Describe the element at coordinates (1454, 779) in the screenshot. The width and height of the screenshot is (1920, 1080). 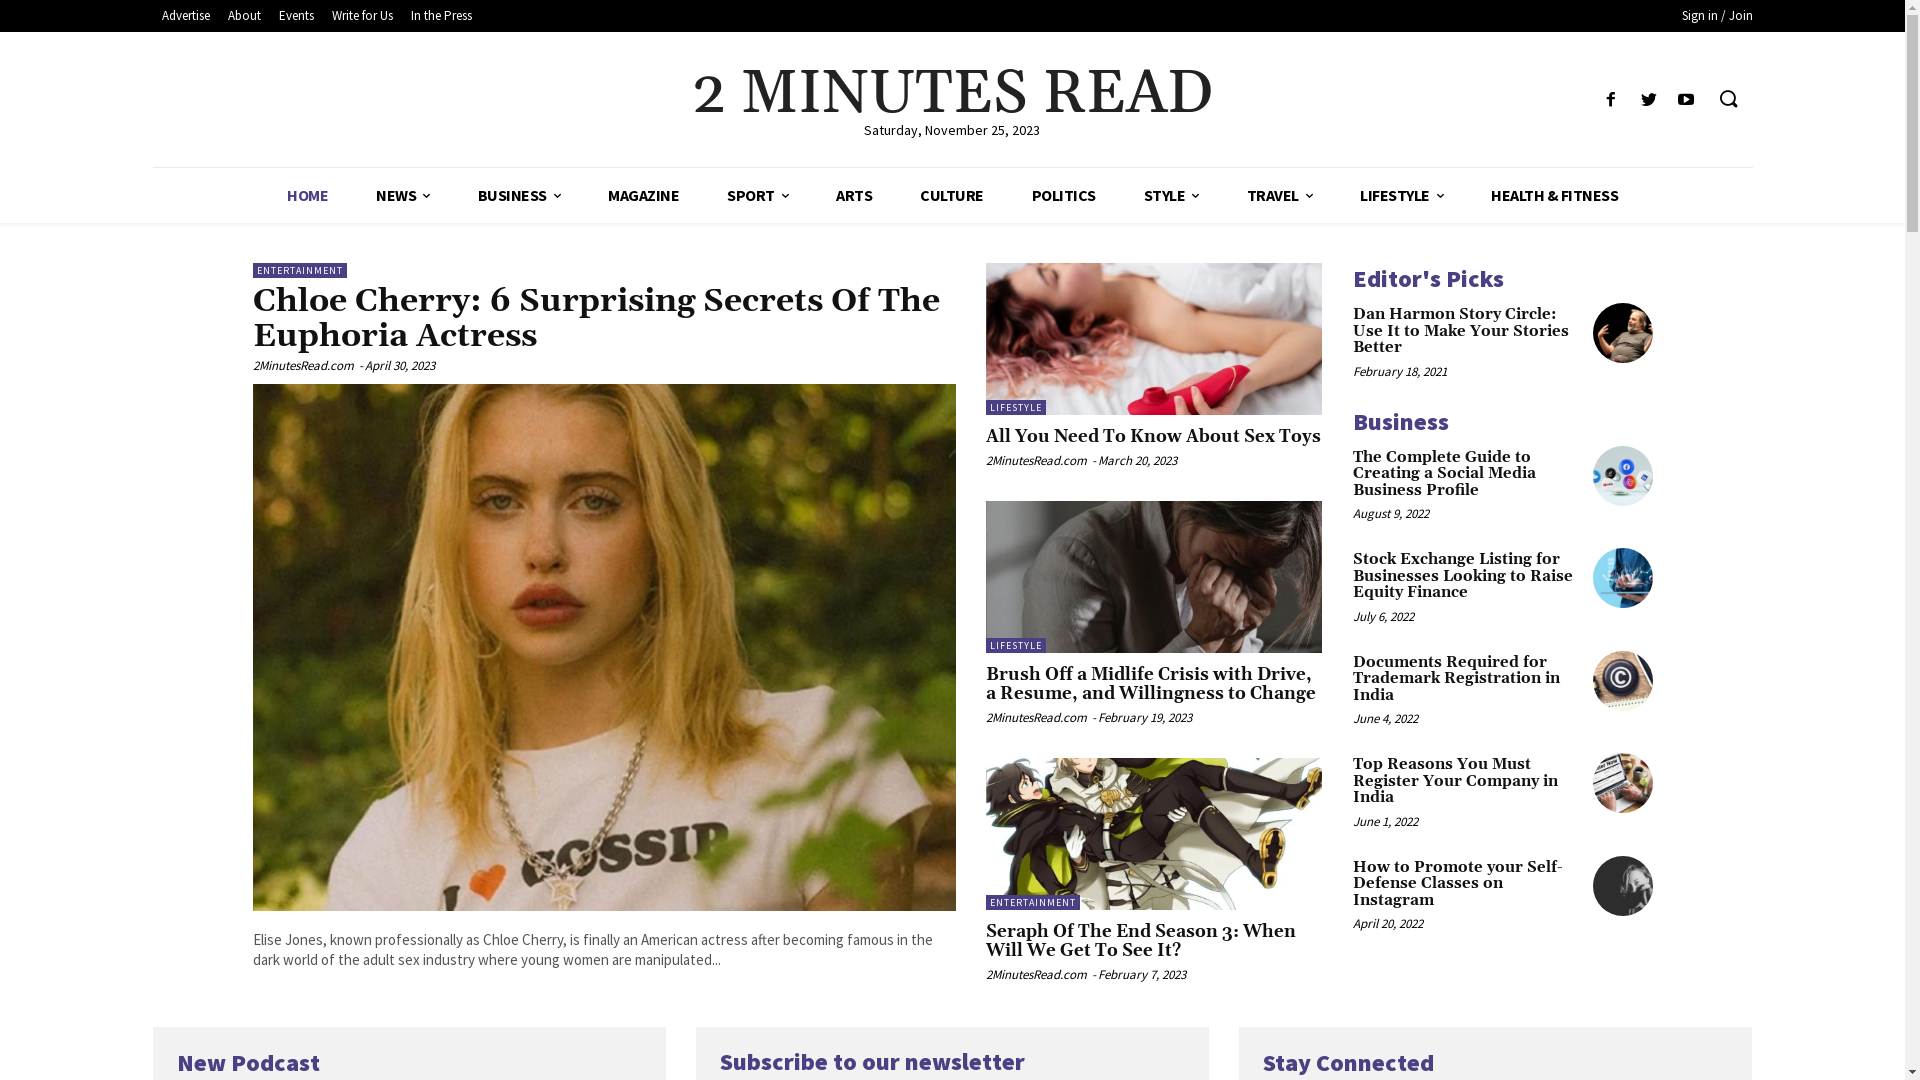
I see `'Top Reasons You Must Register Your Company in India'` at that location.